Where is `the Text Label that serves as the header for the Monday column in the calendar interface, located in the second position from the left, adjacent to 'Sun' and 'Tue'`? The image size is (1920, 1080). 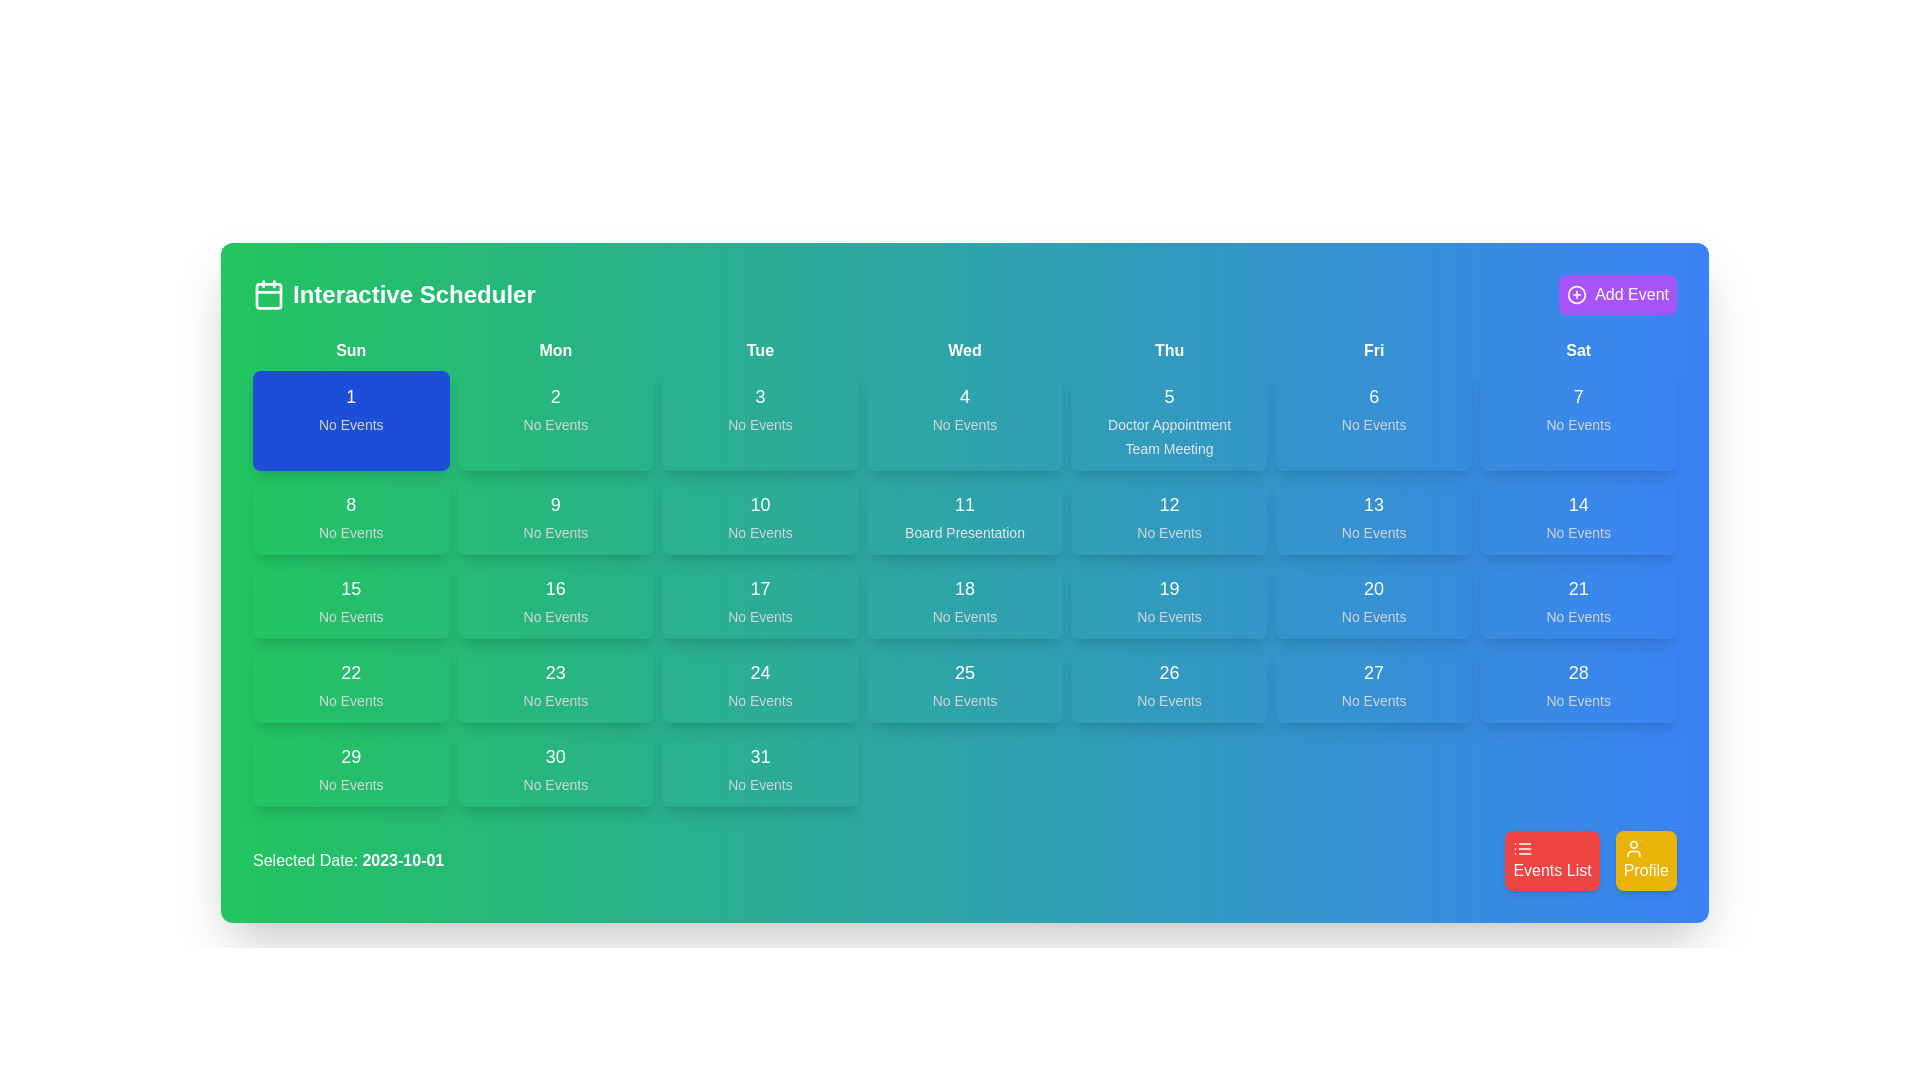
the Text Label that serves as the header for the Monday column in the calendar interface, located in the second position from the left, adjacent to 'Sun' and 'Tue' is located at coordinates (555, 350).